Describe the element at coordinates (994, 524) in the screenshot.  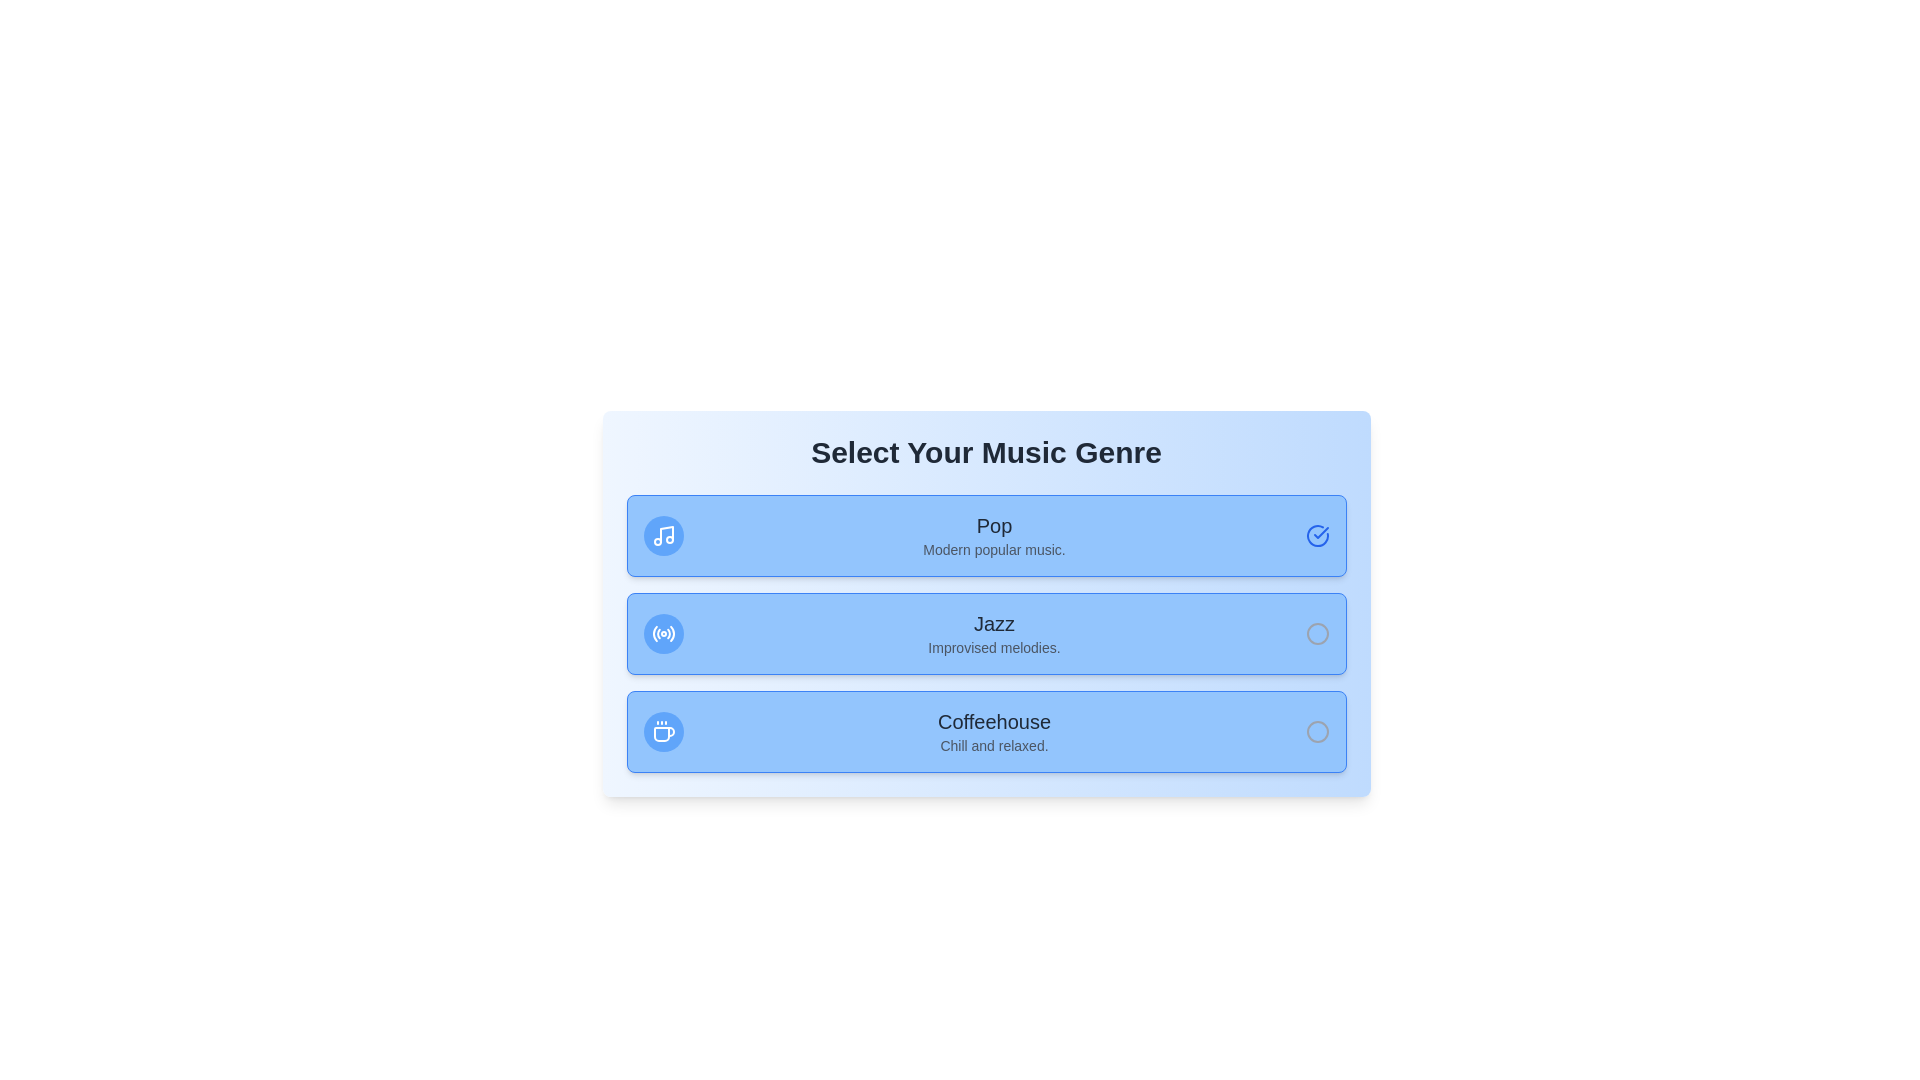
I see `the bold text label displaying the word 'Pop' to identify the genre in the music genre selection interface` at that location.